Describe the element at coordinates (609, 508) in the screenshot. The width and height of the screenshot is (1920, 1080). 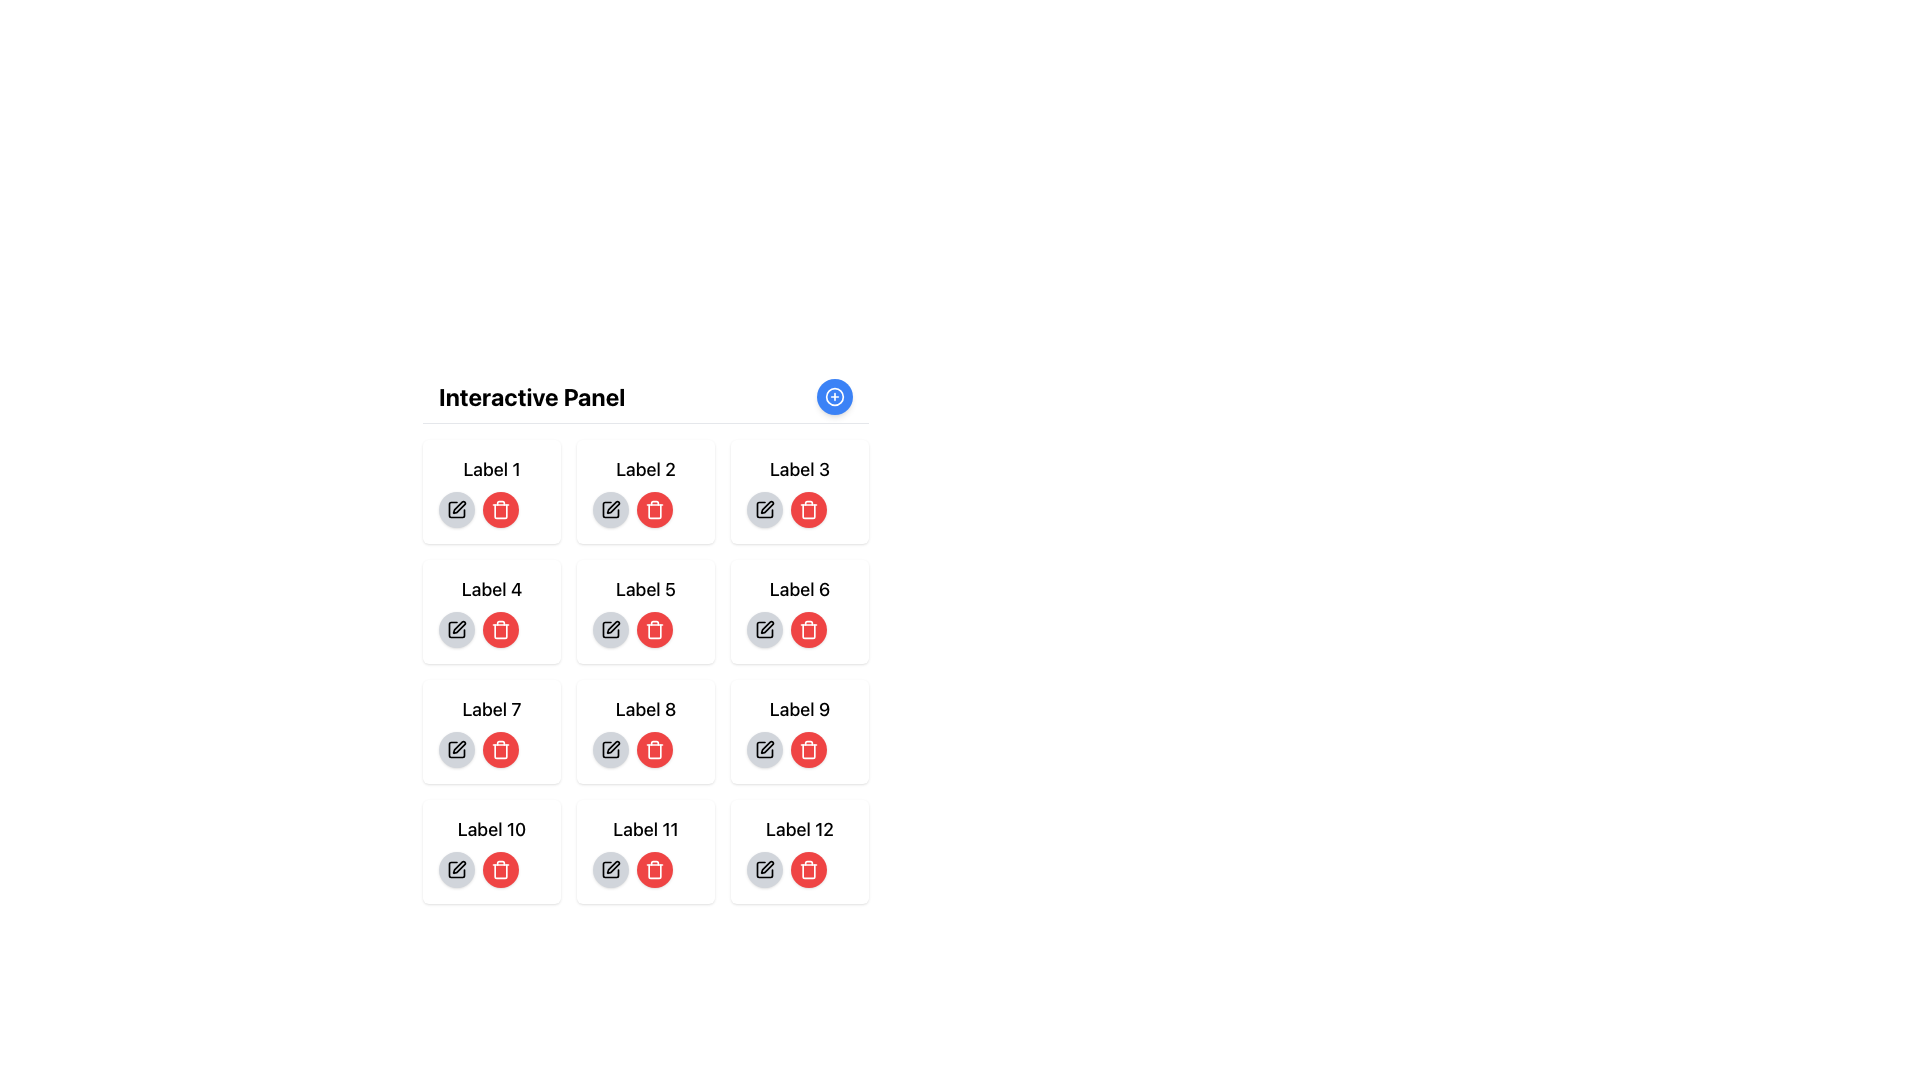
I see `the pencil icon in the second cell of the second row under the 'Interactive Panel' header to initiate the editing process` at that location.